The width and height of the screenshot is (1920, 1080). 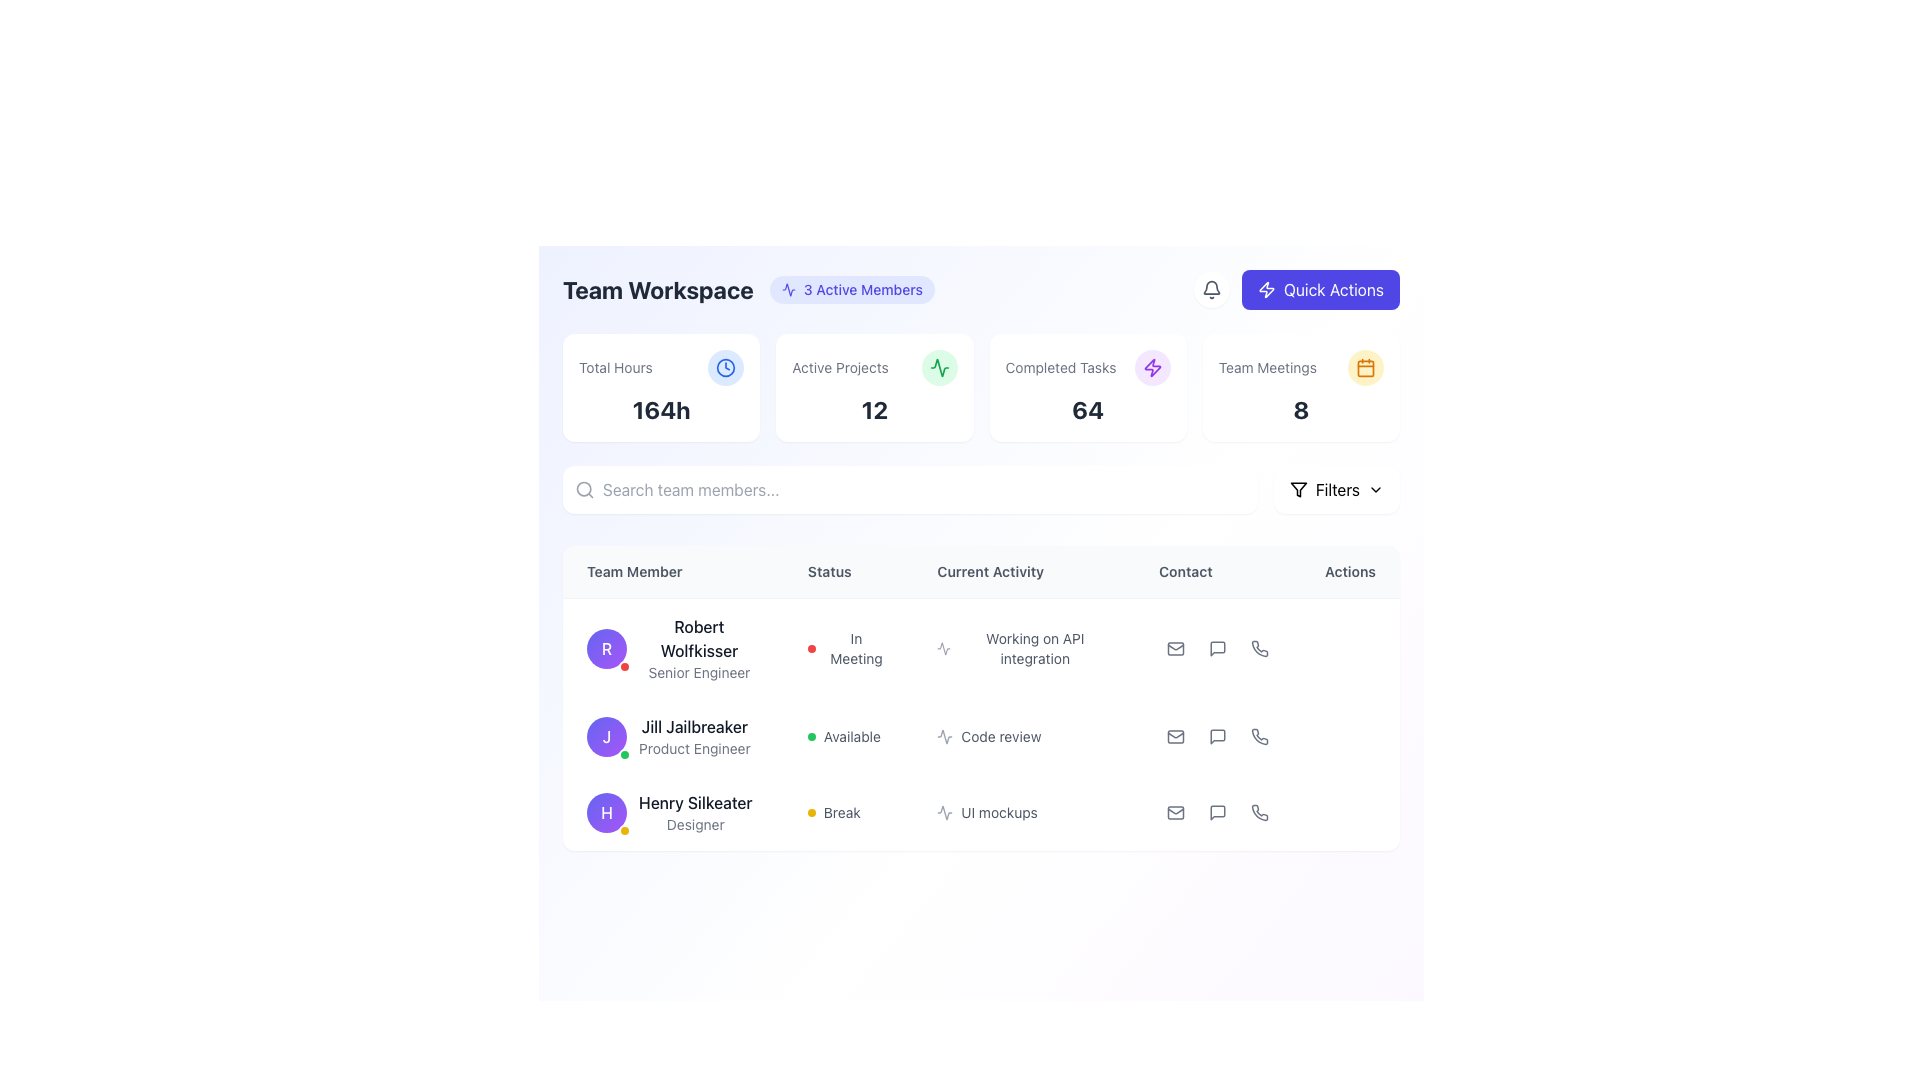 I want to click on the button with a speech bubble icon in the contact column of the second row, so click(x=1217, y=736).